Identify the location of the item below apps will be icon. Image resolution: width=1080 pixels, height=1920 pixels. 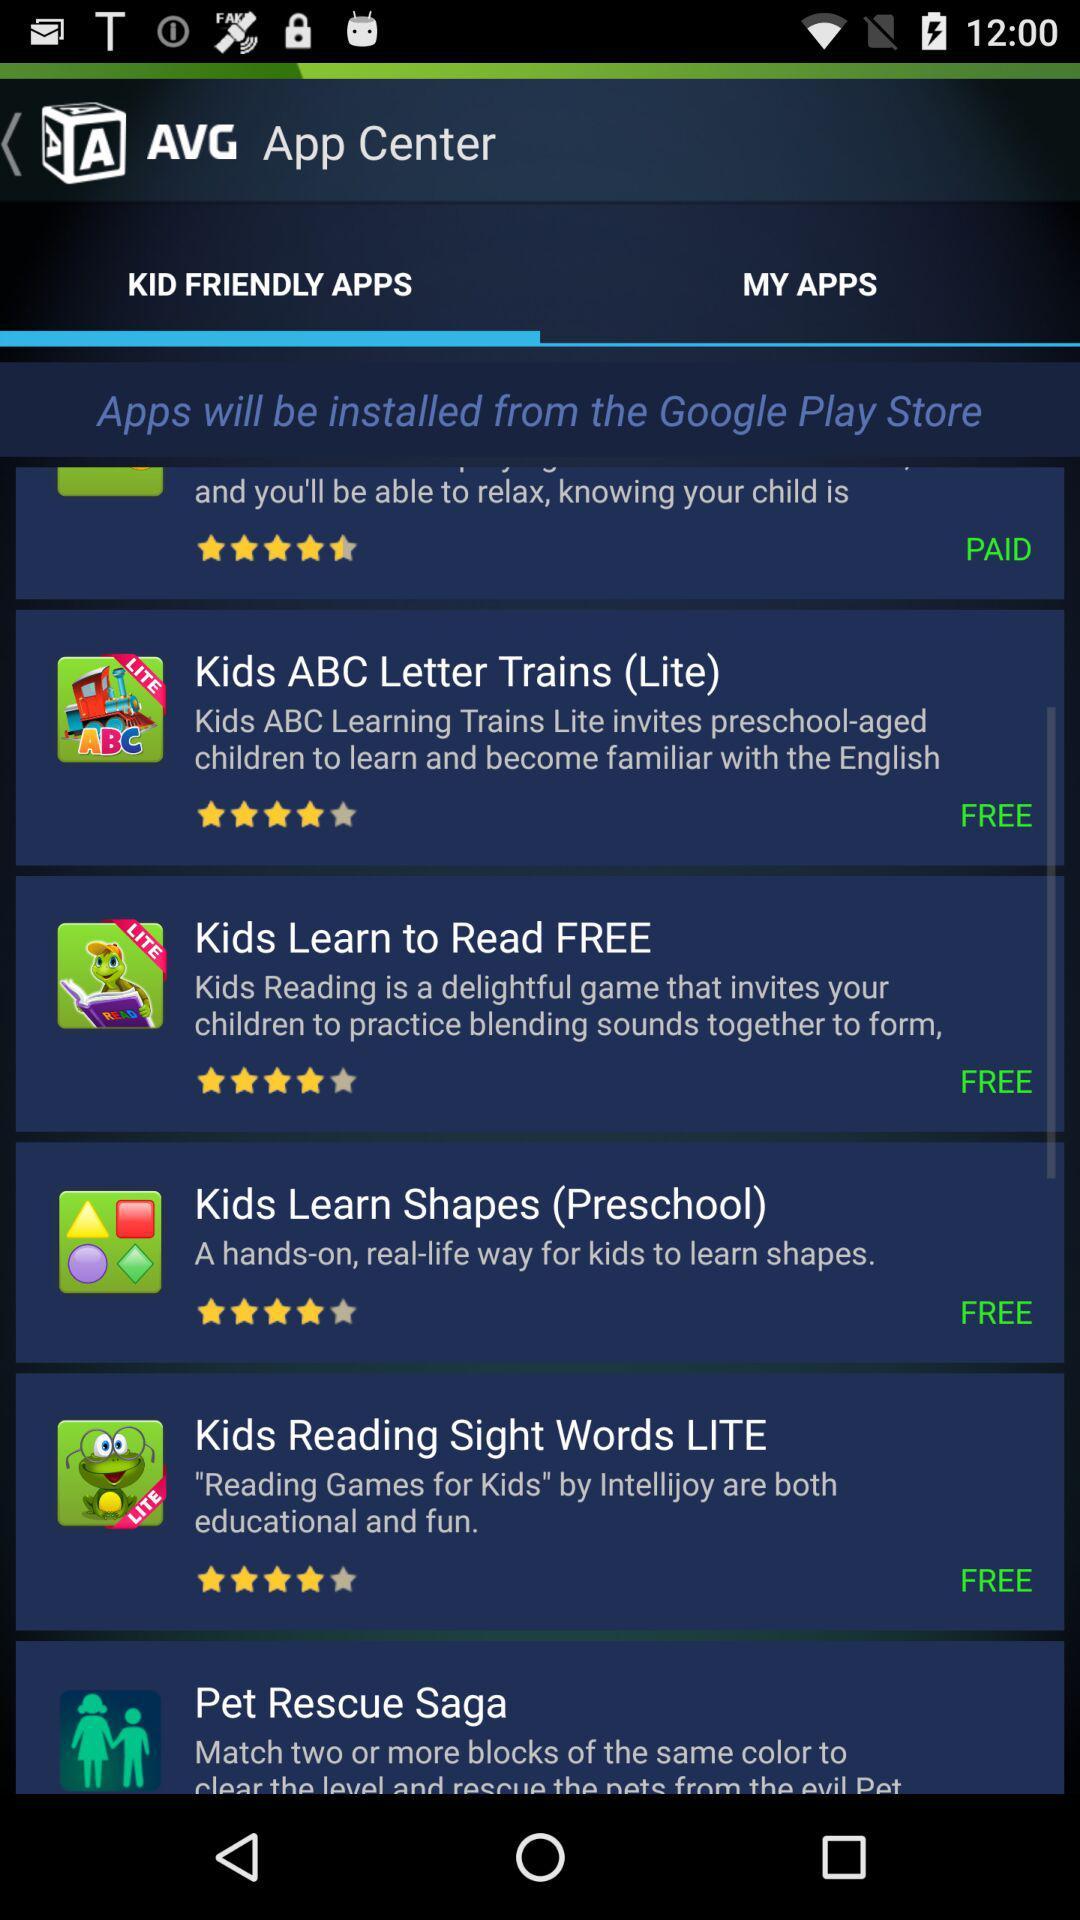
(612, 483).